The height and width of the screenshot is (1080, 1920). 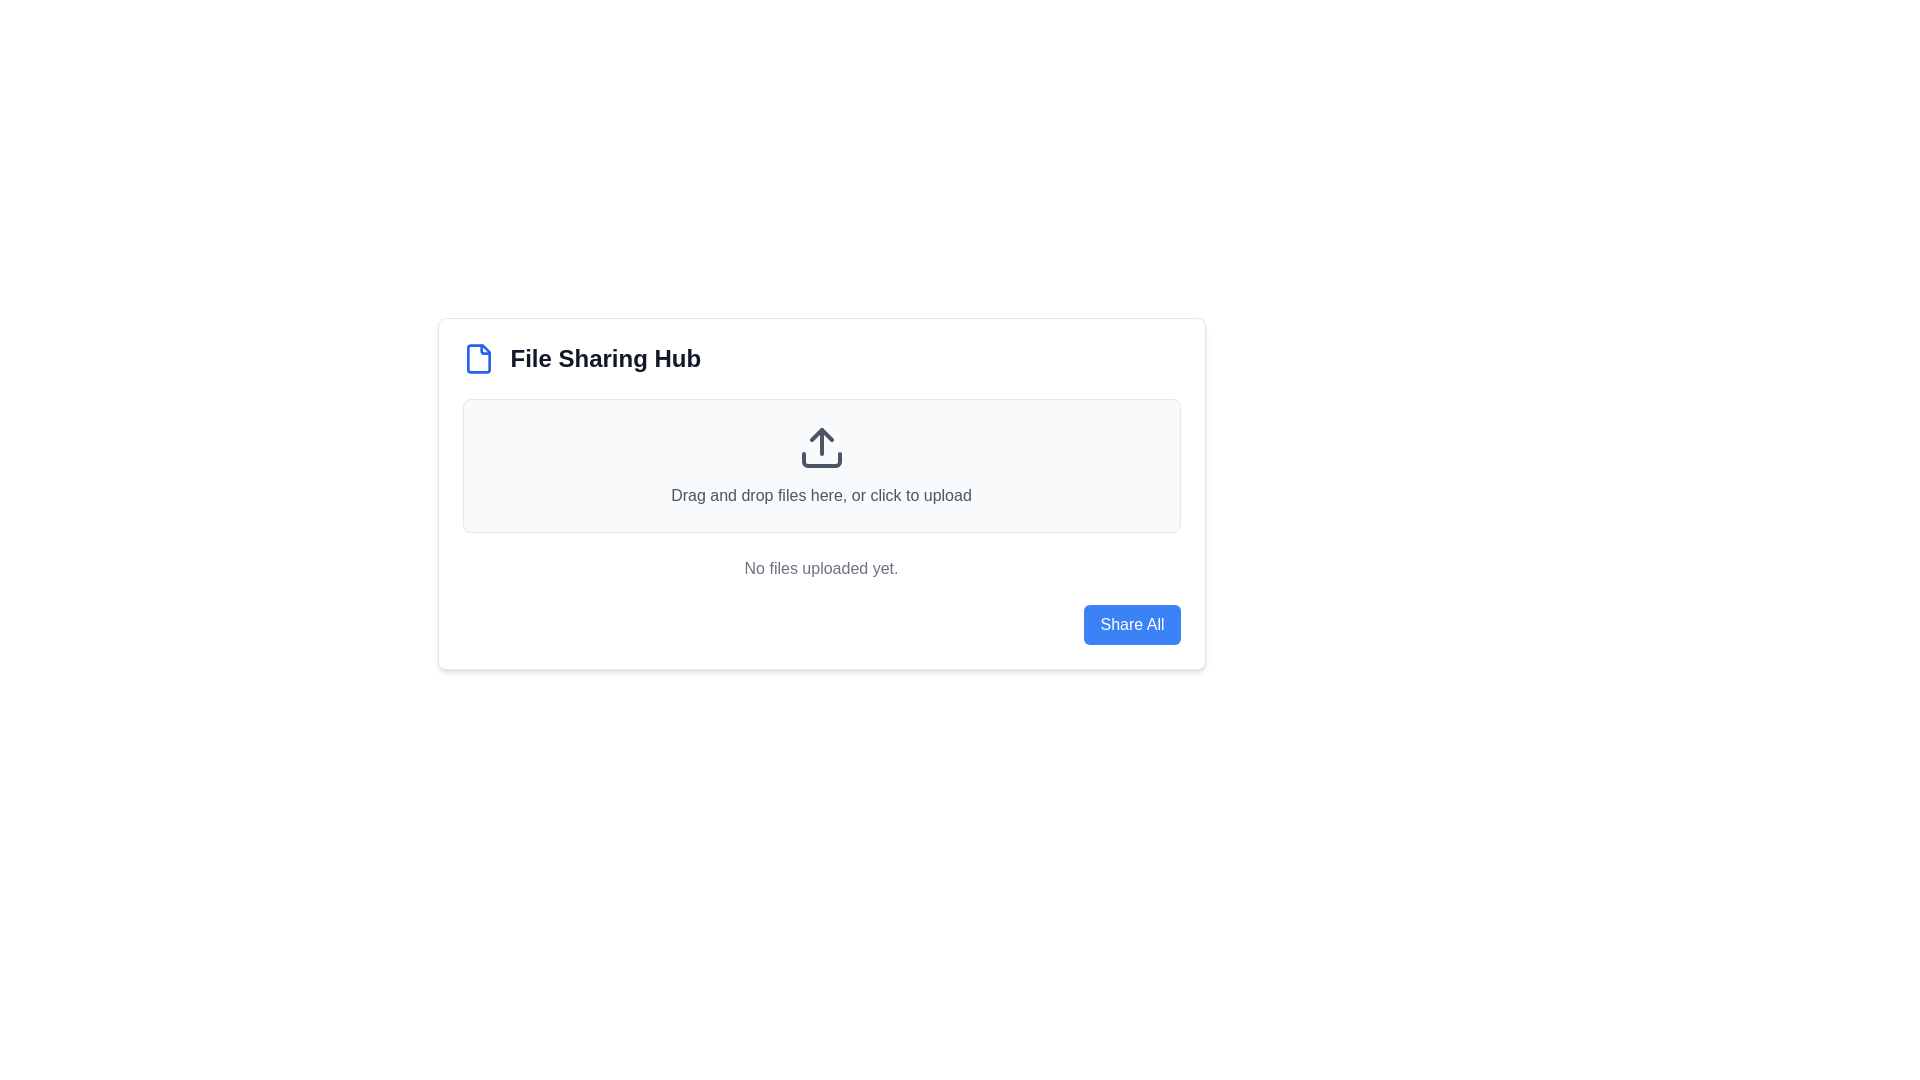 What do you see at coordinates (821, 434) in the screenshot?
I see `the upward-pointing arrow of the upload icon within the file upload interface, which represents the upload action` at bounding box center [821, 434].